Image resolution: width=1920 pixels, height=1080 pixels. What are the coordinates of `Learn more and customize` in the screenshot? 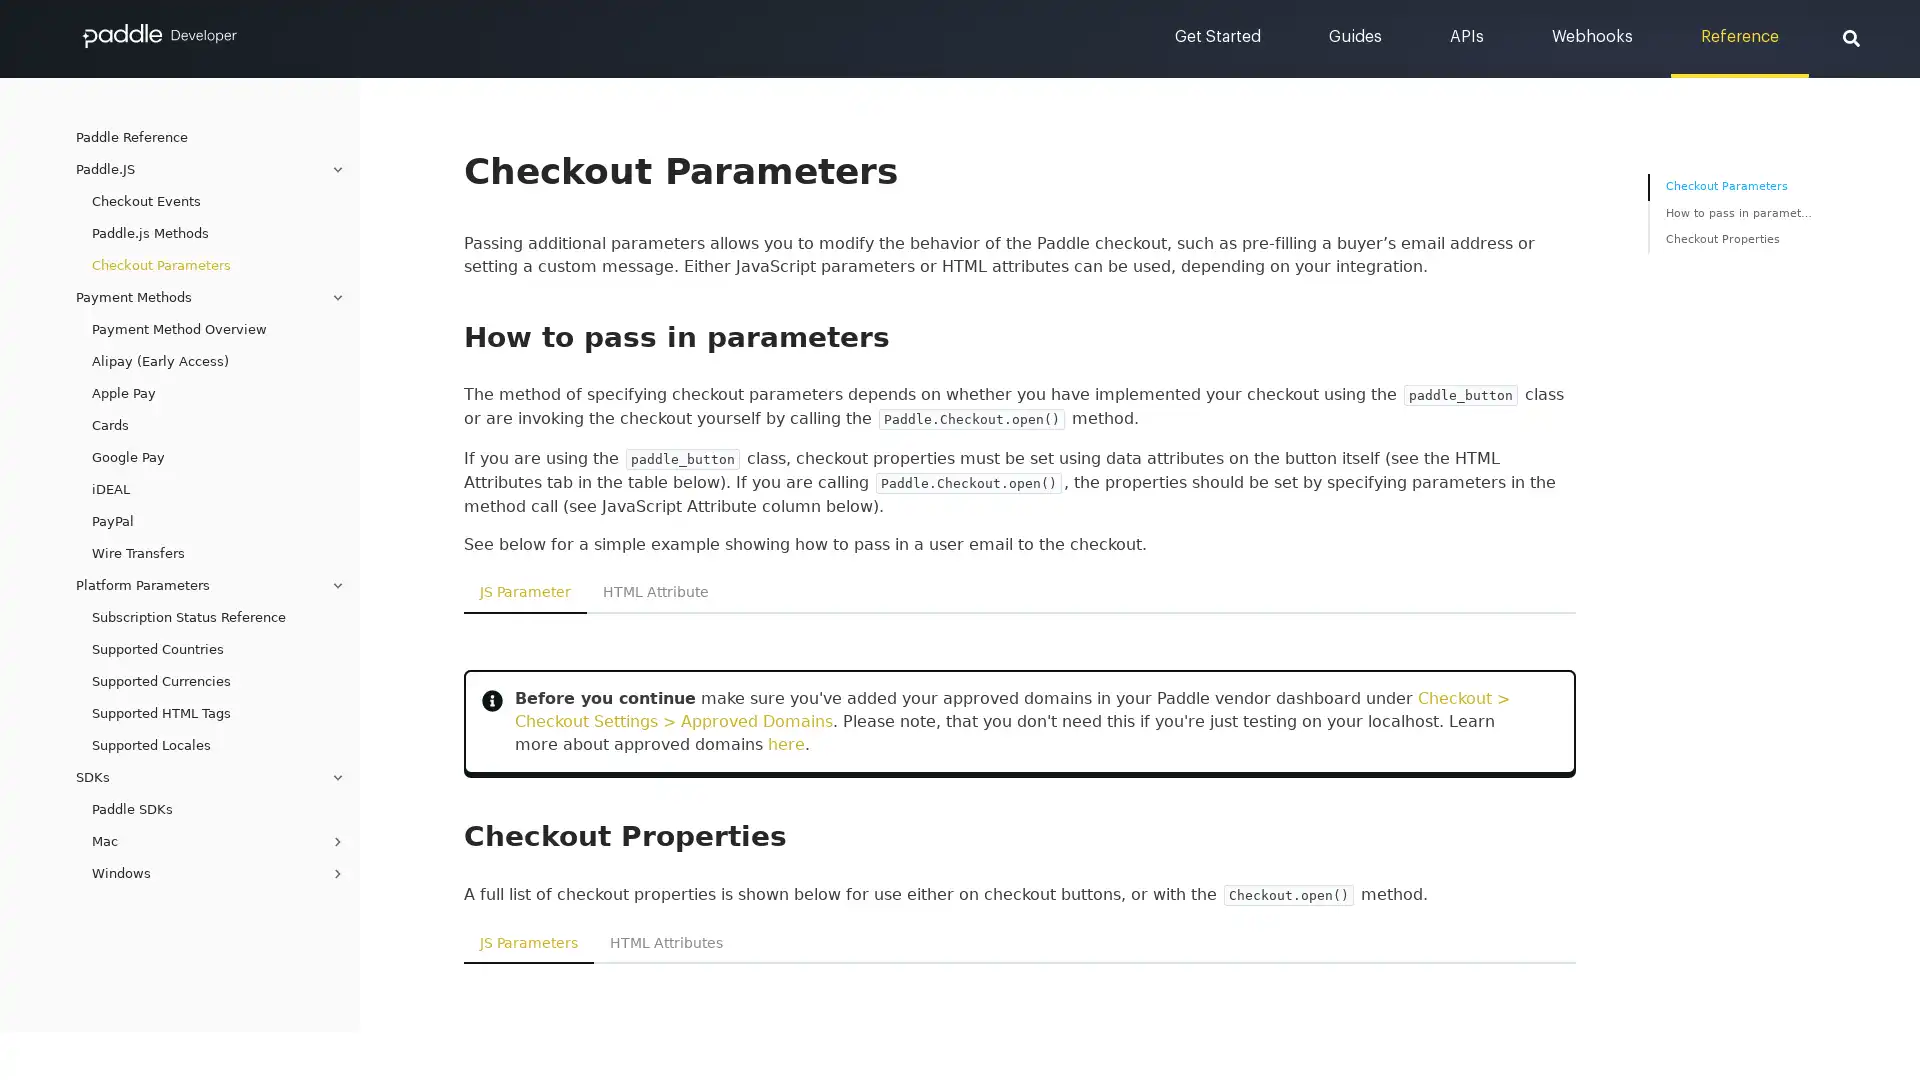 It's located at (642, 245).